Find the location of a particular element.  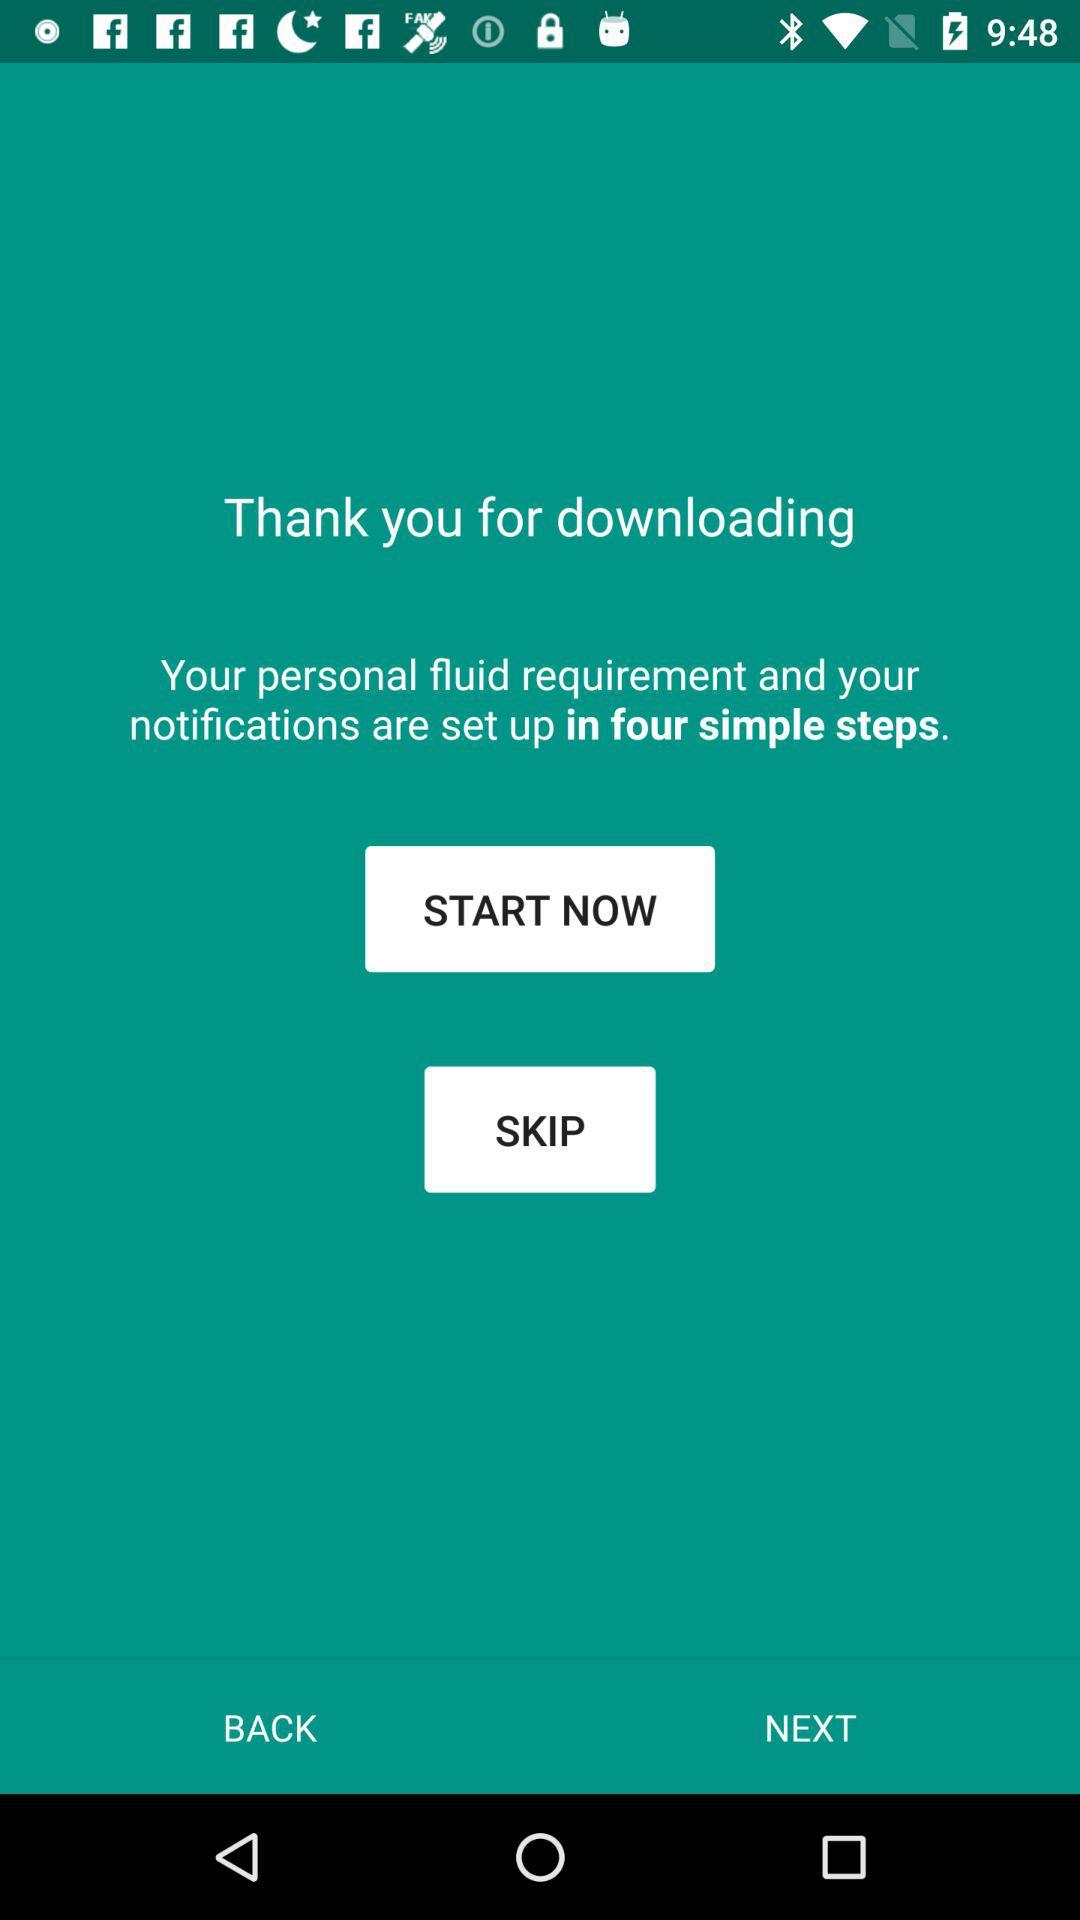

item to the left of the next app is located at coordinates (270, 1726).